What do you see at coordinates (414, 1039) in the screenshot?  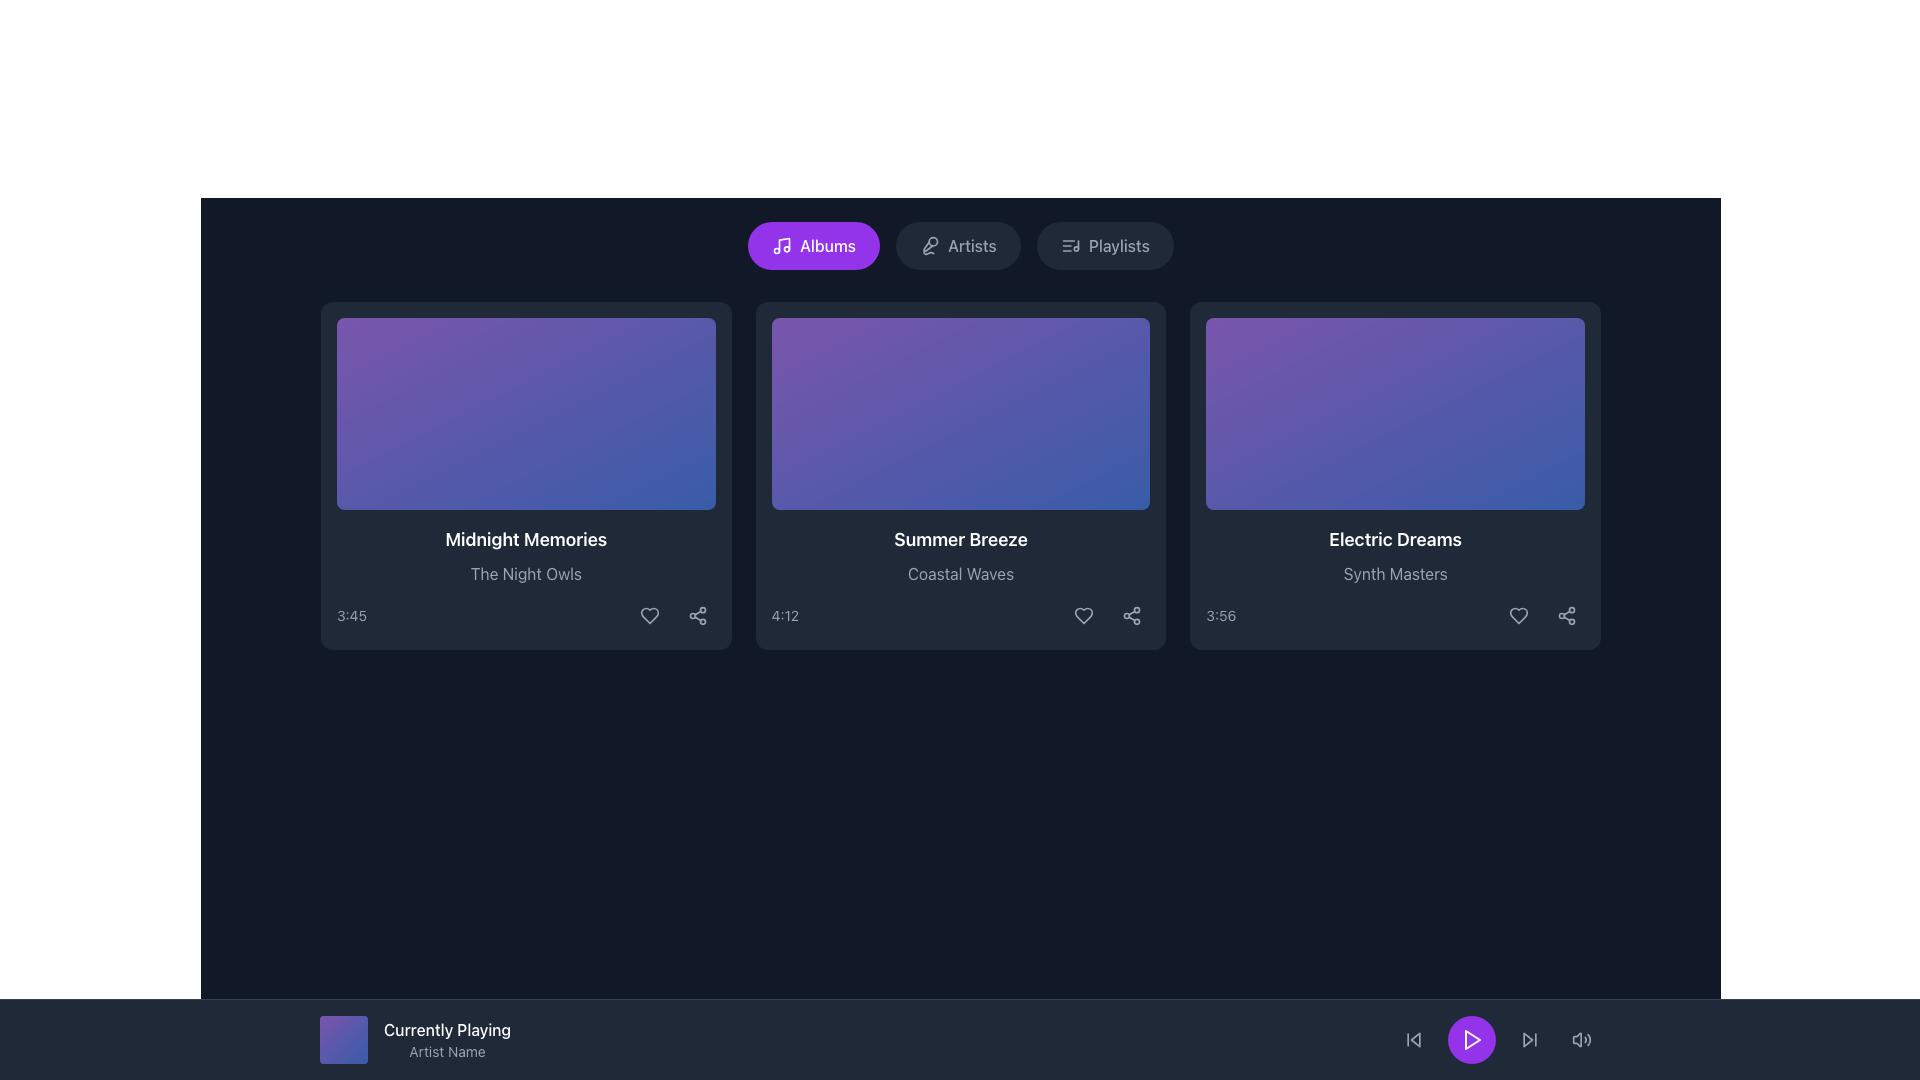 I see `the media playback information display widget located at the center-left side of the bottom navigation bar, which includes an image thumbnail, text labels for track title and artist name` at bounding box center [414, 1039].